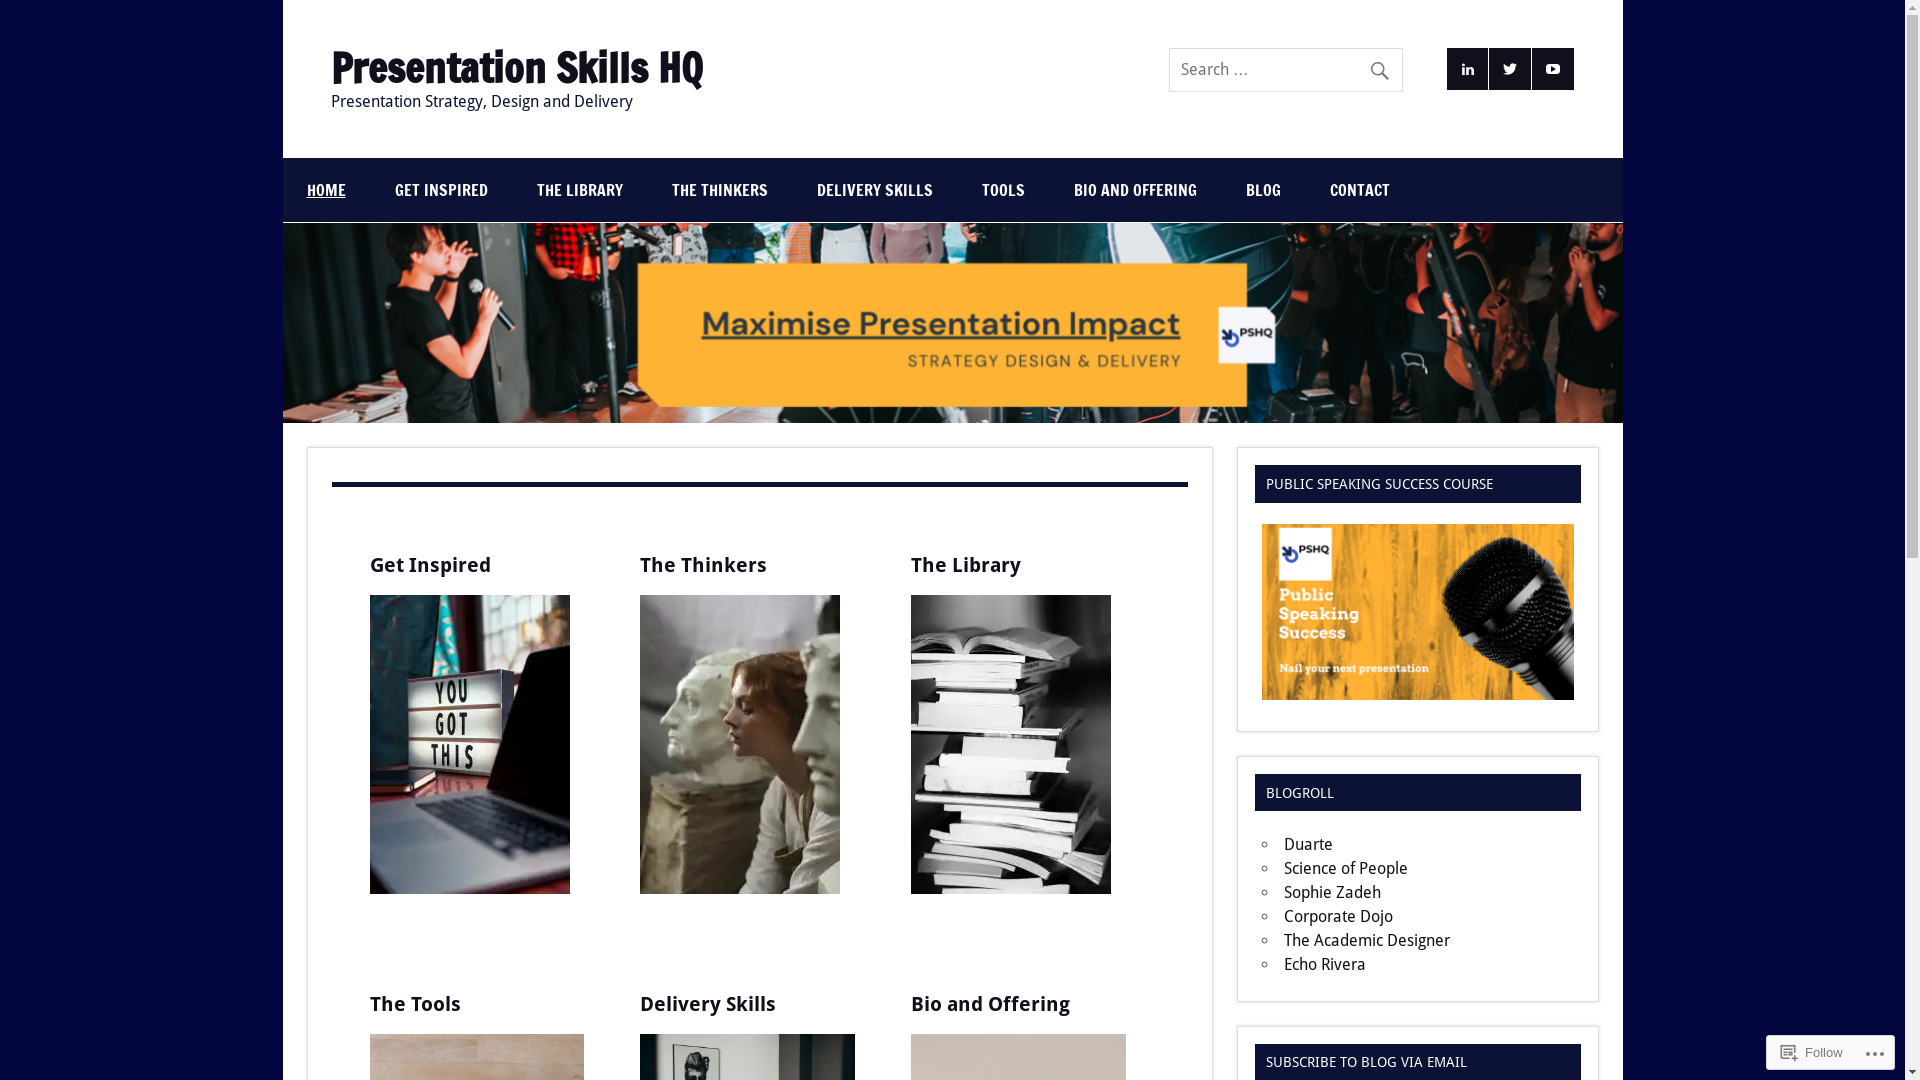 This screenshot has height=1080, width=1920. I want to click on 'Science of People', so click(1283, 867).